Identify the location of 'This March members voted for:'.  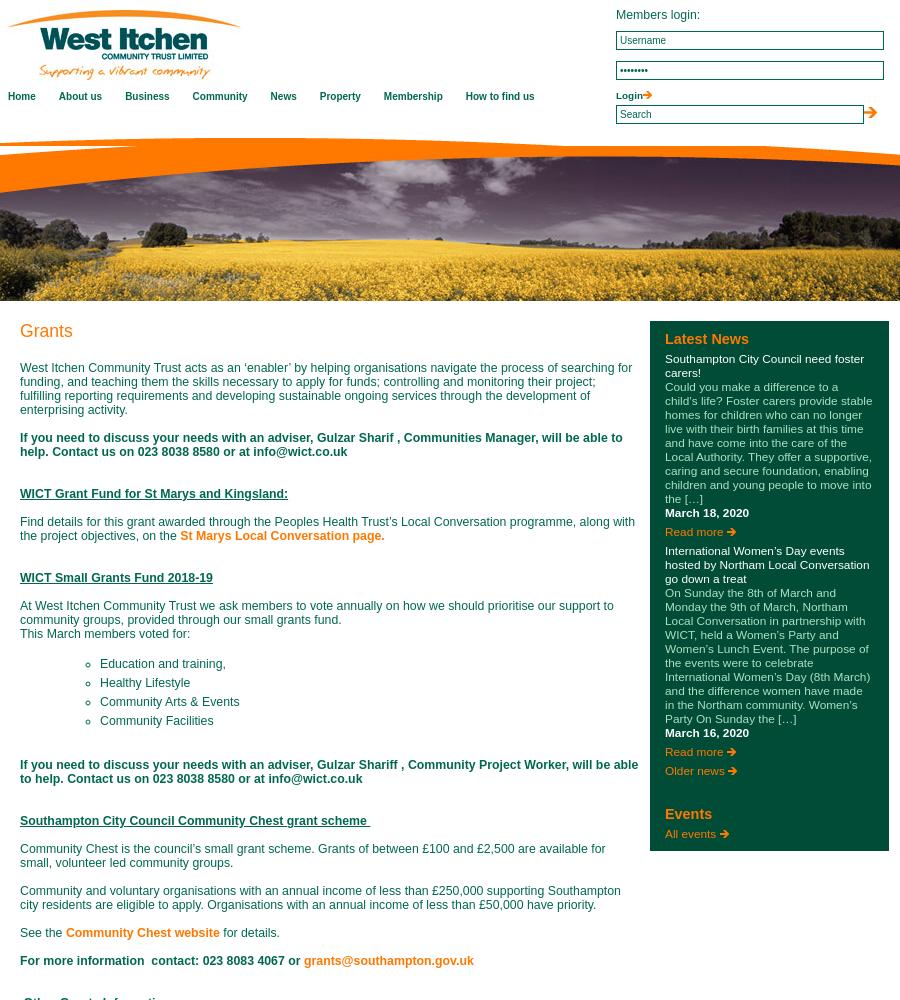
(104, 634).